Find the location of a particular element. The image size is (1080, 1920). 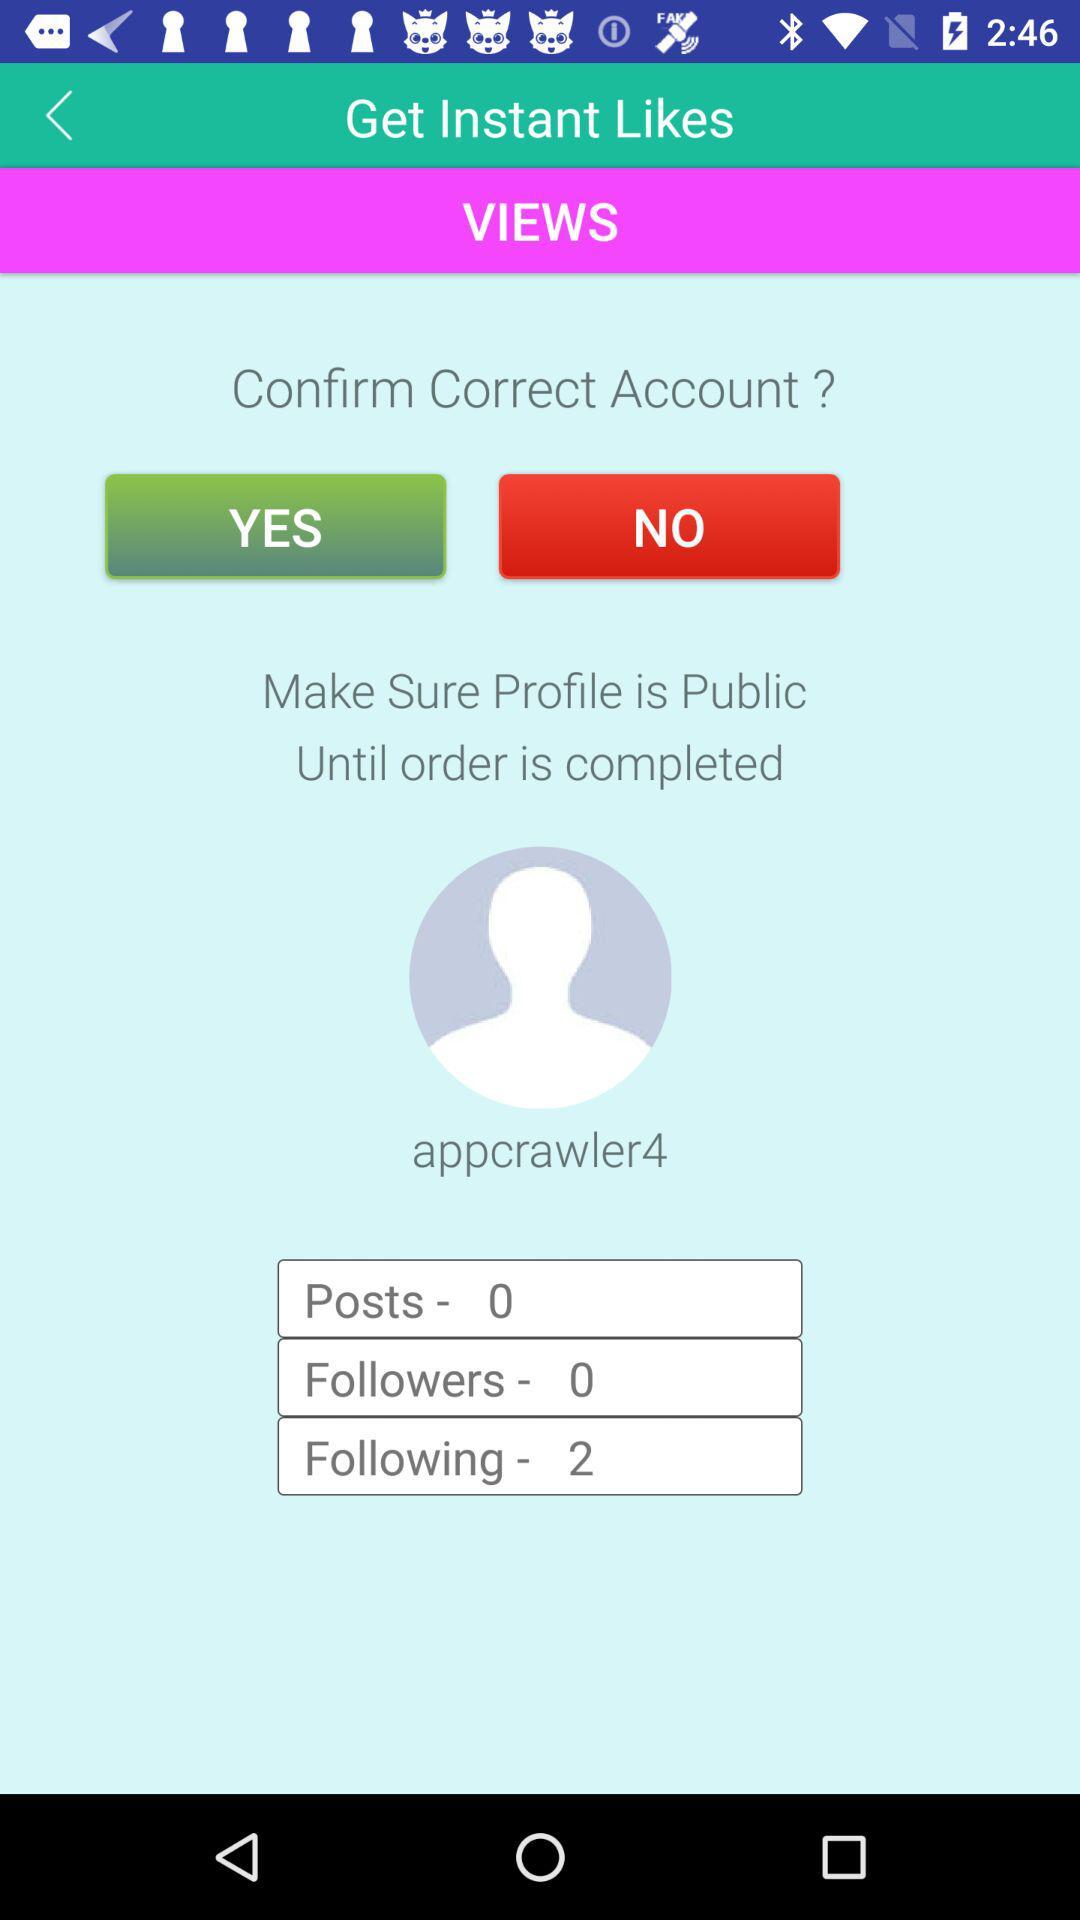

icon above make sure profile icon is located at coordinates (669, 526).